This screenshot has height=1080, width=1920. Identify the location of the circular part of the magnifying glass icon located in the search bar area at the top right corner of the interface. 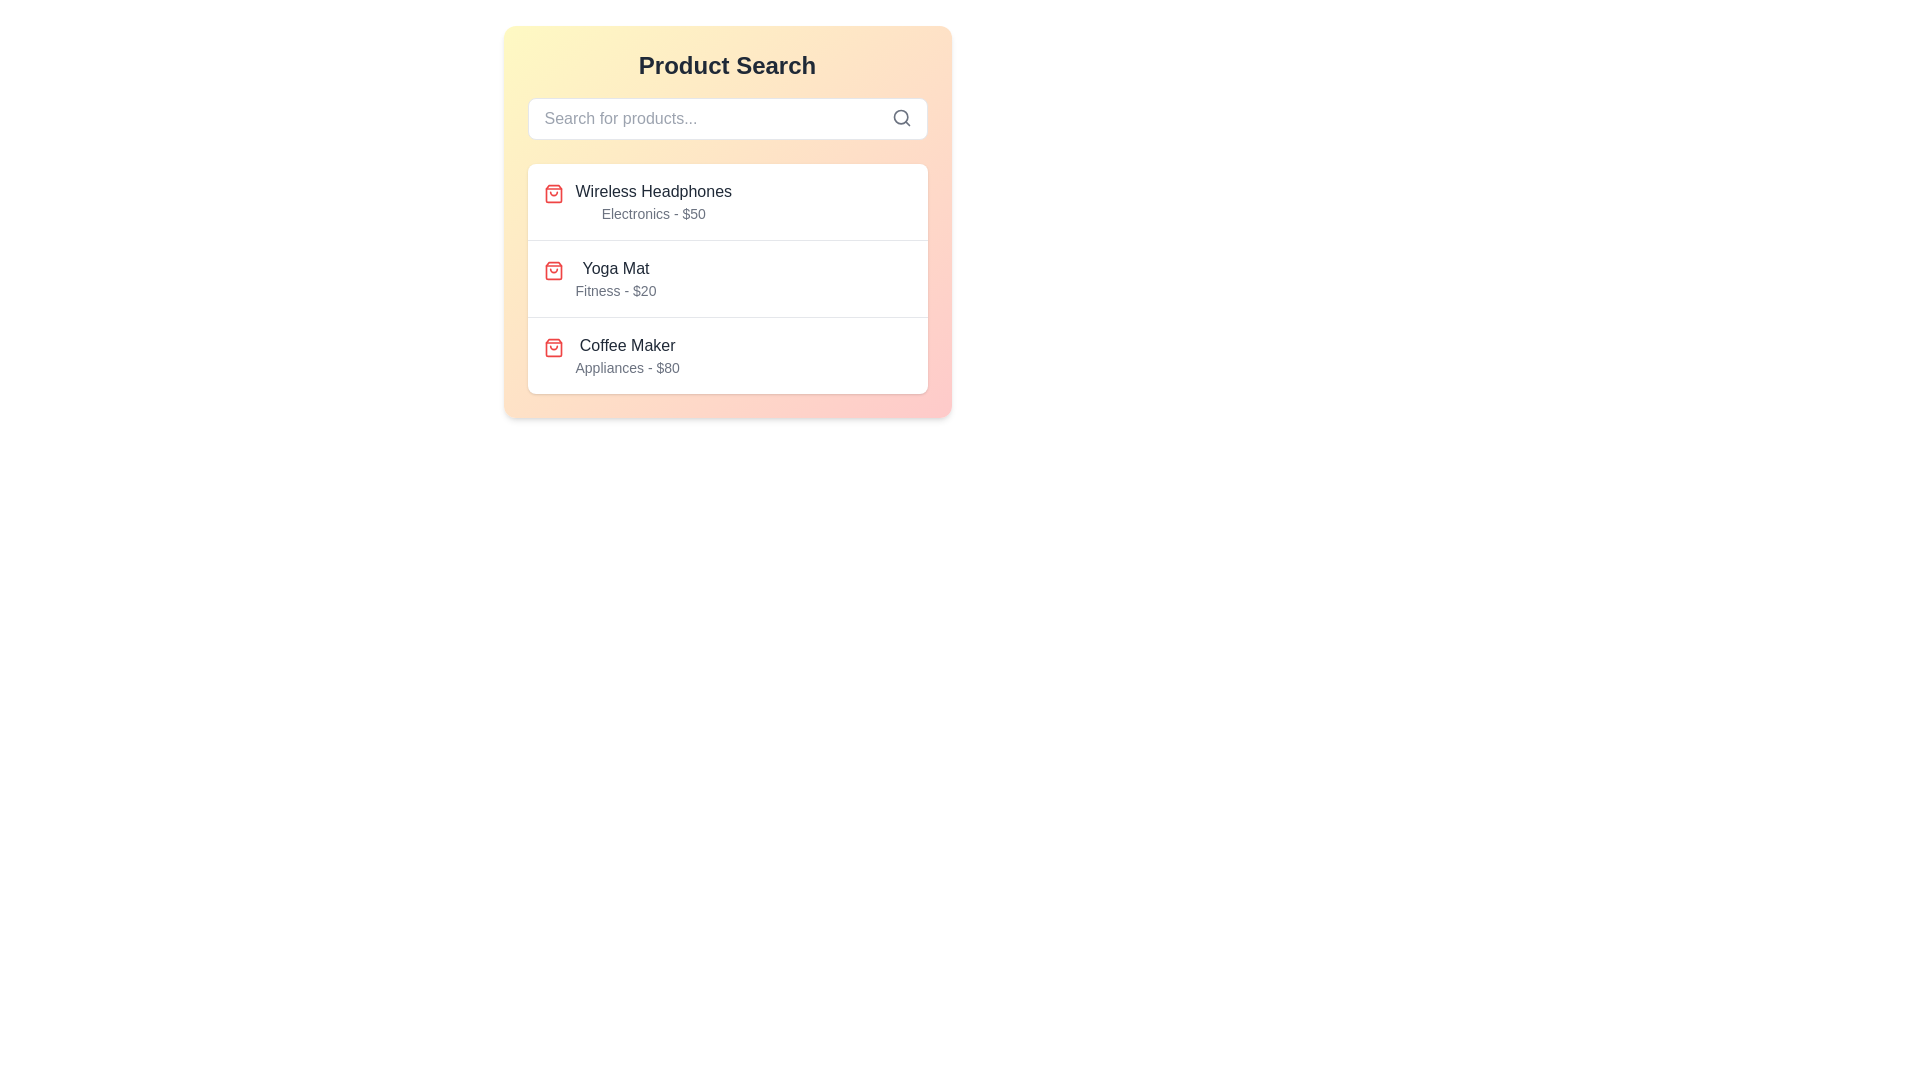
(899, 117).